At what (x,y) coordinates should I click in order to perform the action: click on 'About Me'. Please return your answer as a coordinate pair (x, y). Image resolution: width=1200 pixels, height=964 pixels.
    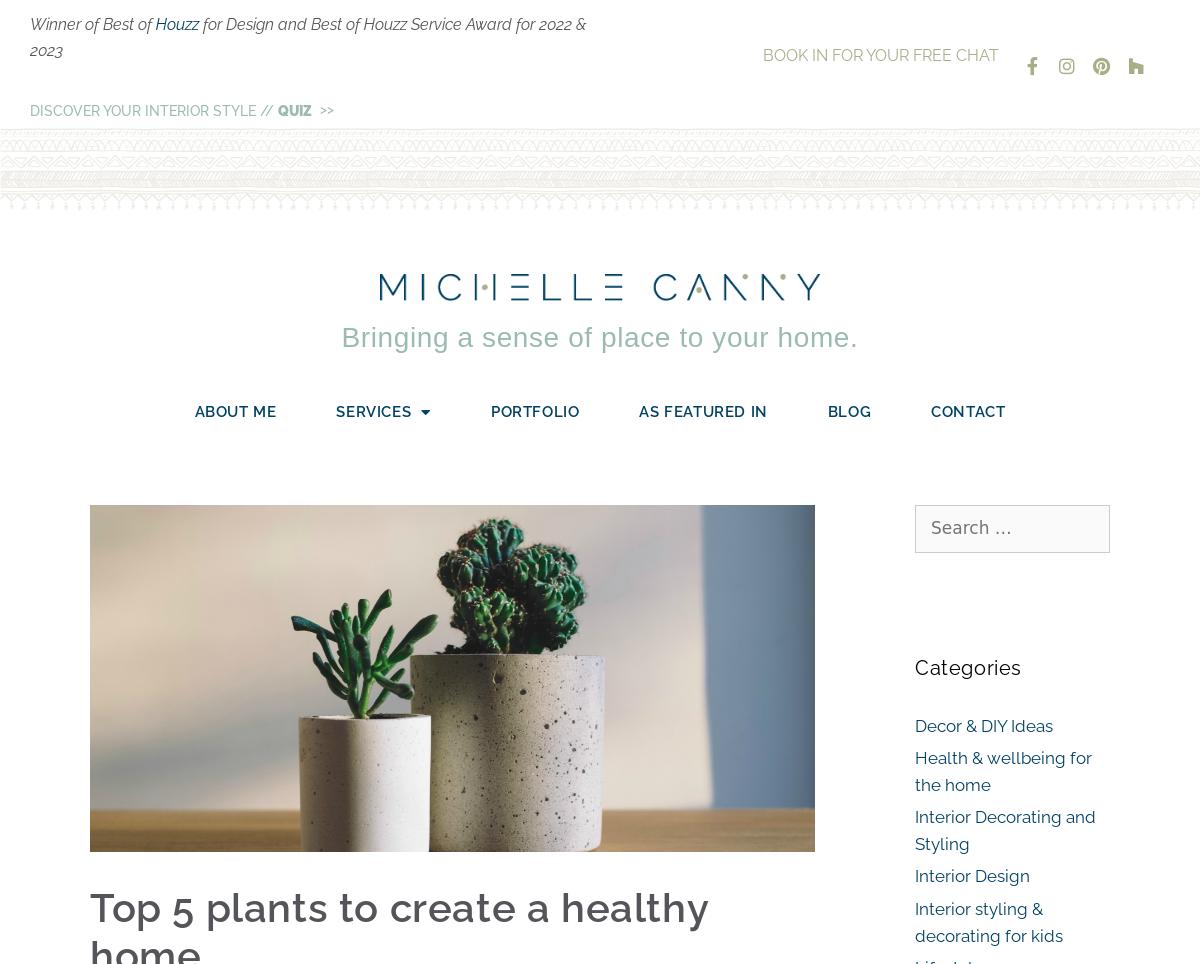
    Looking at the image, I should click on (233, 411).